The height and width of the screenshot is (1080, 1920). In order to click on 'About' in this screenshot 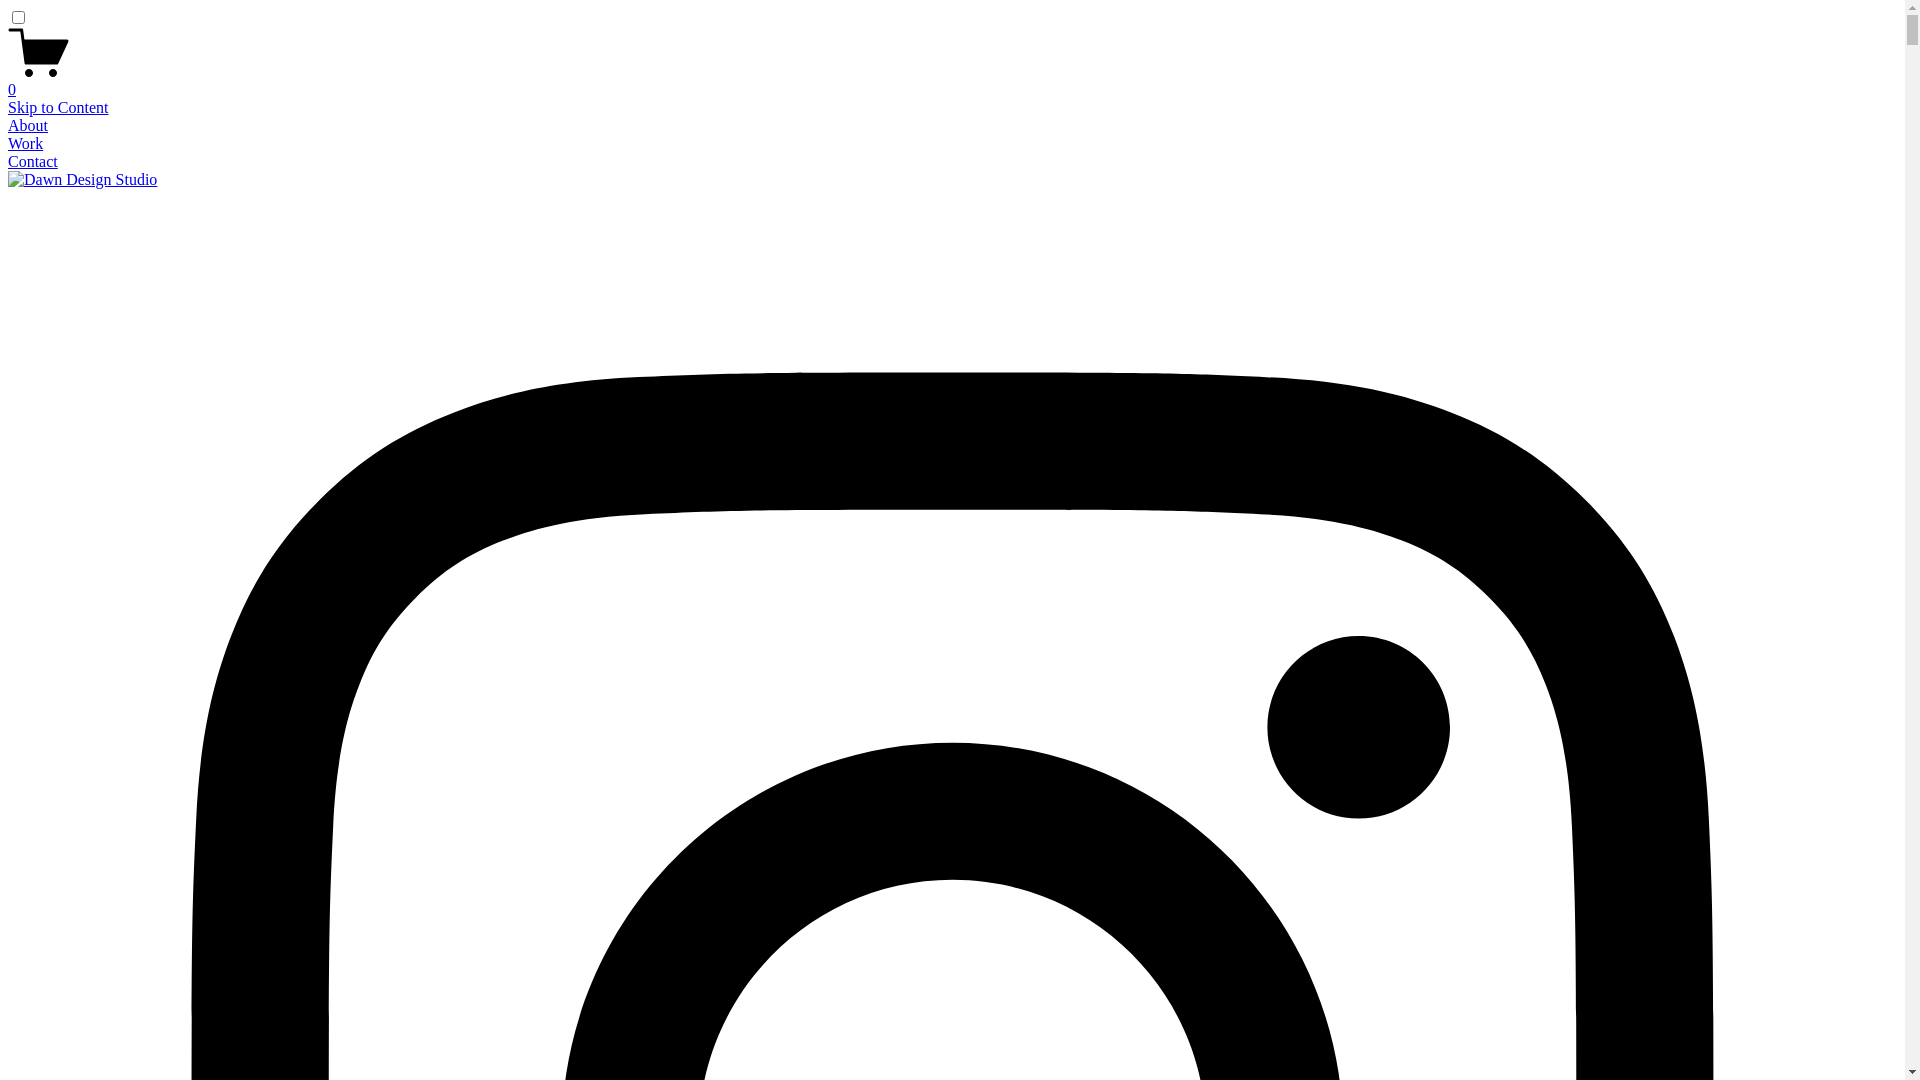, I will do `click(28, 125)`.